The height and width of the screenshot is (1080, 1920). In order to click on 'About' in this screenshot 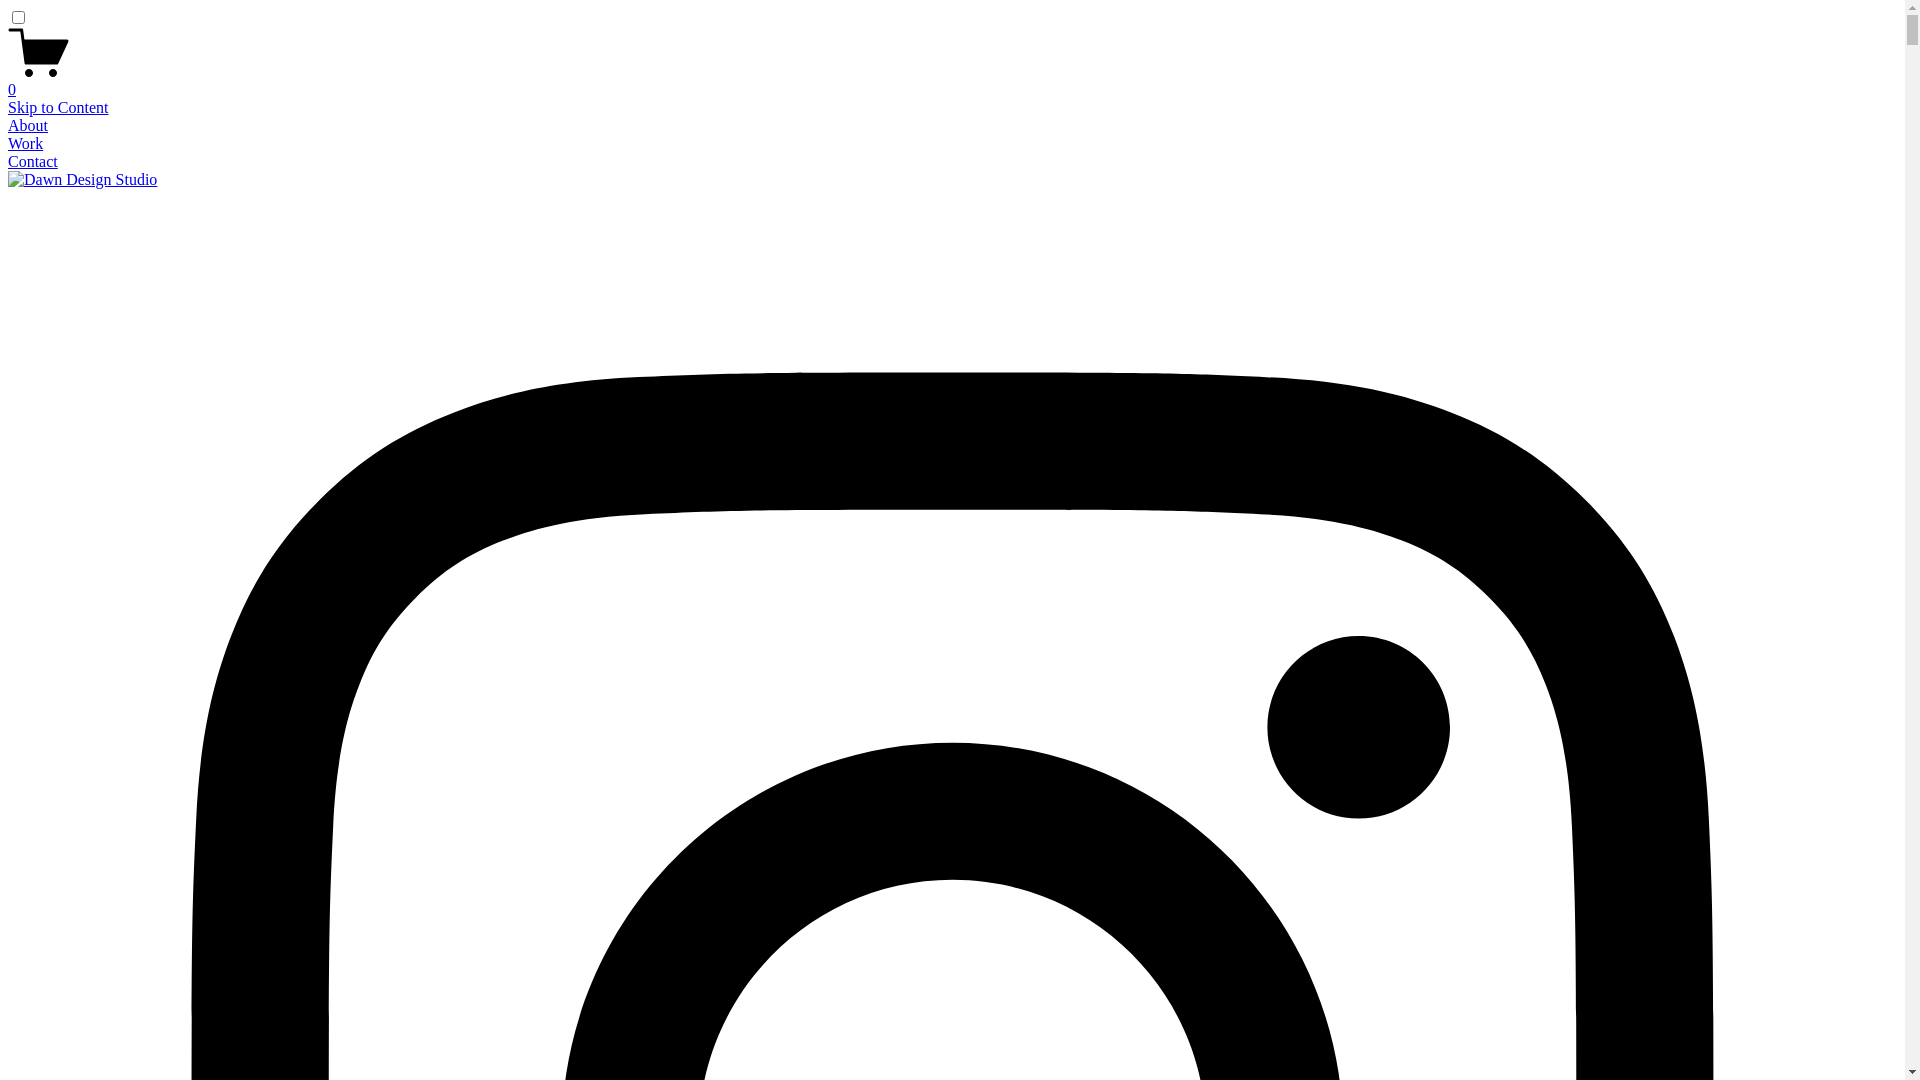, I will do `click(28, 125)`.